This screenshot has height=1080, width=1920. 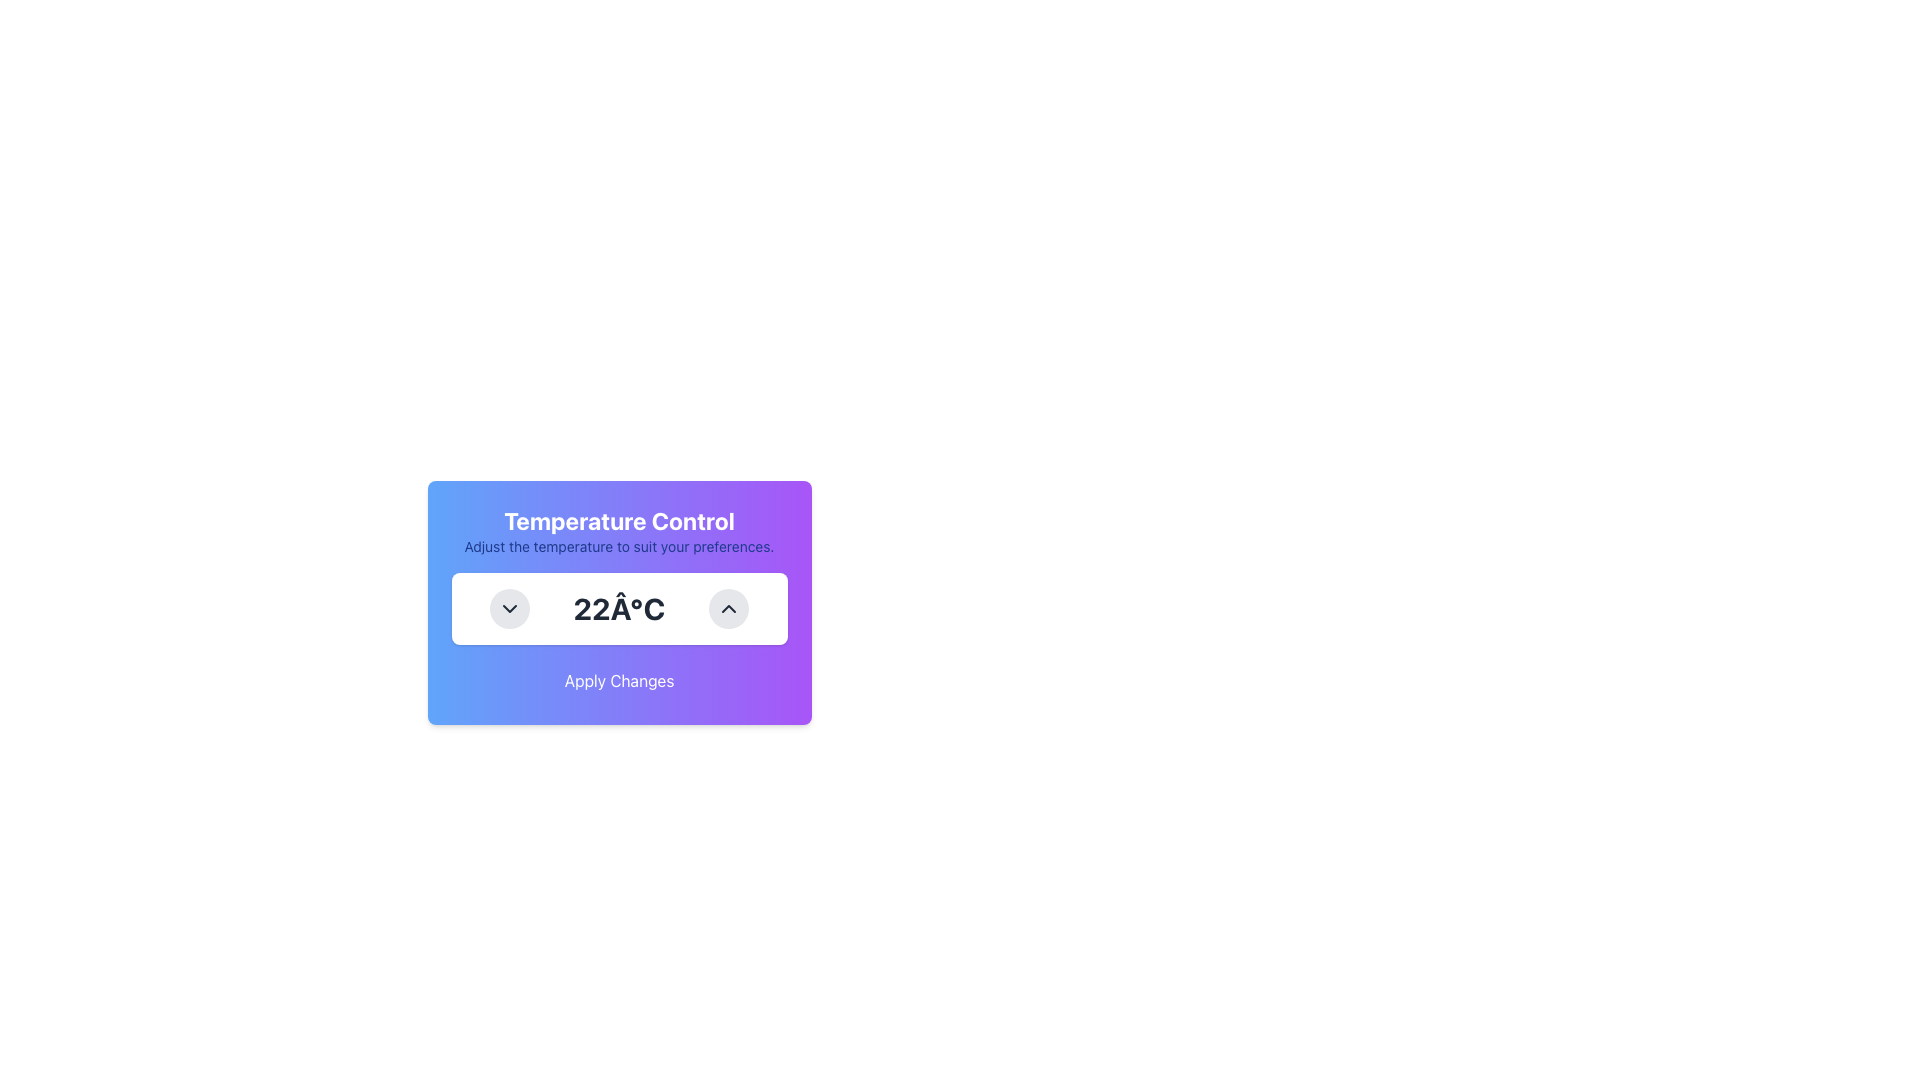 What do you see at coordinates (509, 608) in the screenshot?
I see `the circular button with a light gray background and a black downward chevron icon` at bounding box center [509, 608].